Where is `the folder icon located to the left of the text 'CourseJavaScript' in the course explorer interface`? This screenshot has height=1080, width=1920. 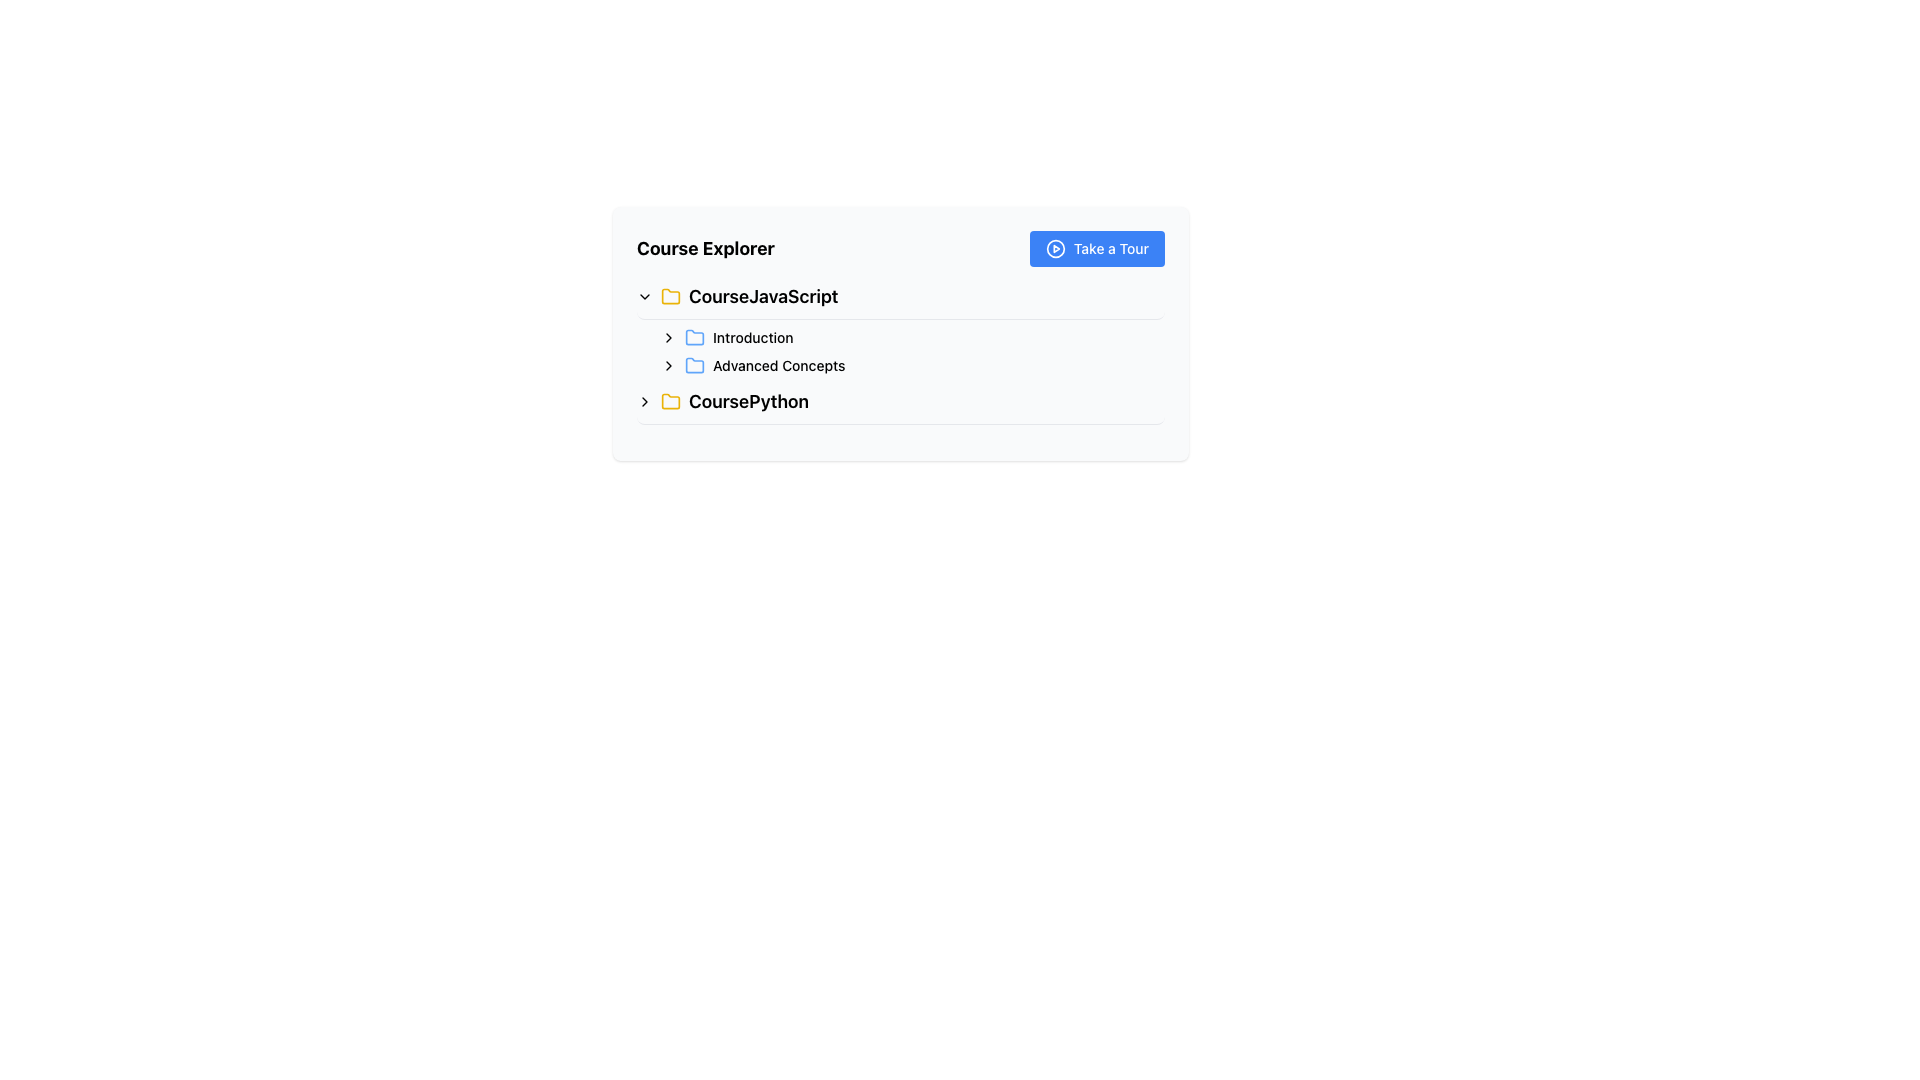 the folder icon located to the left of the text 'CourseJavaScript' in the course explorer interface is located at coordinates (671, 297).